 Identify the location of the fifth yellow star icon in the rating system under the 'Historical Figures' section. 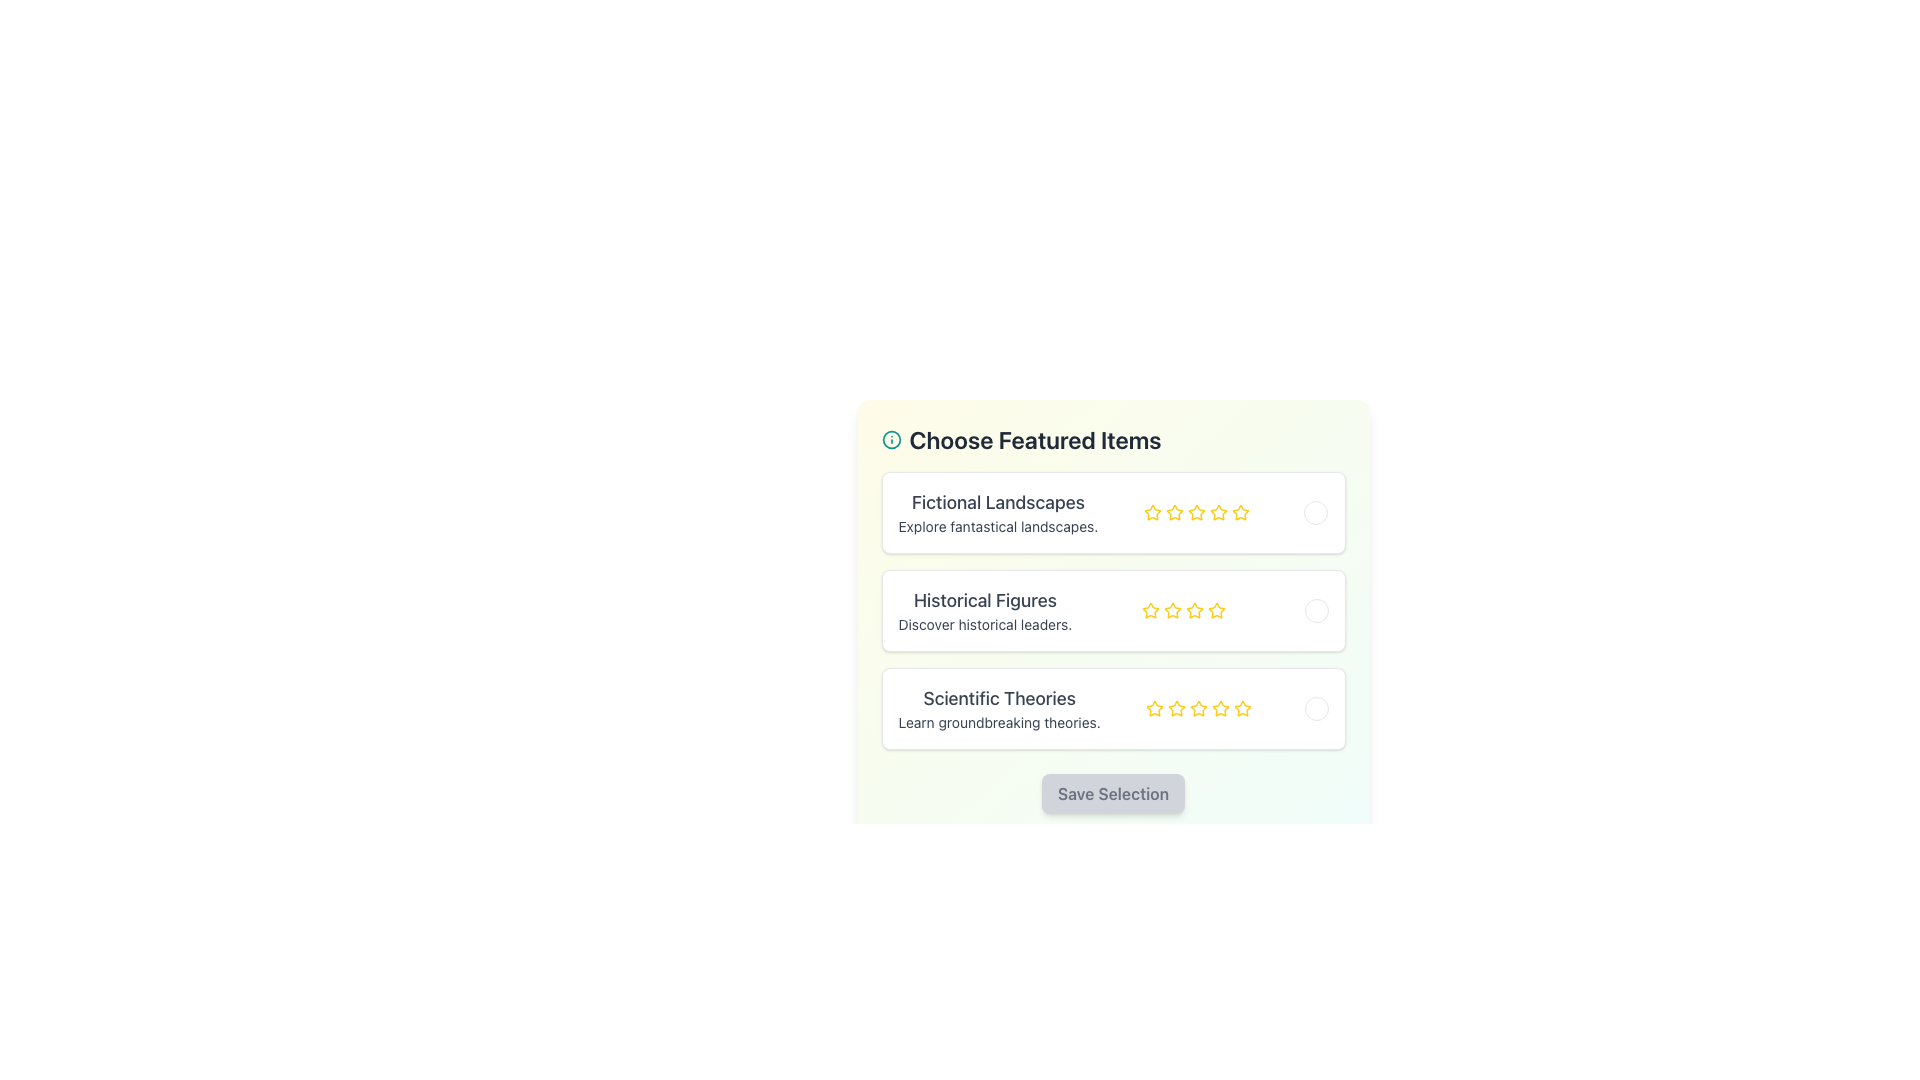
(1216, 609).